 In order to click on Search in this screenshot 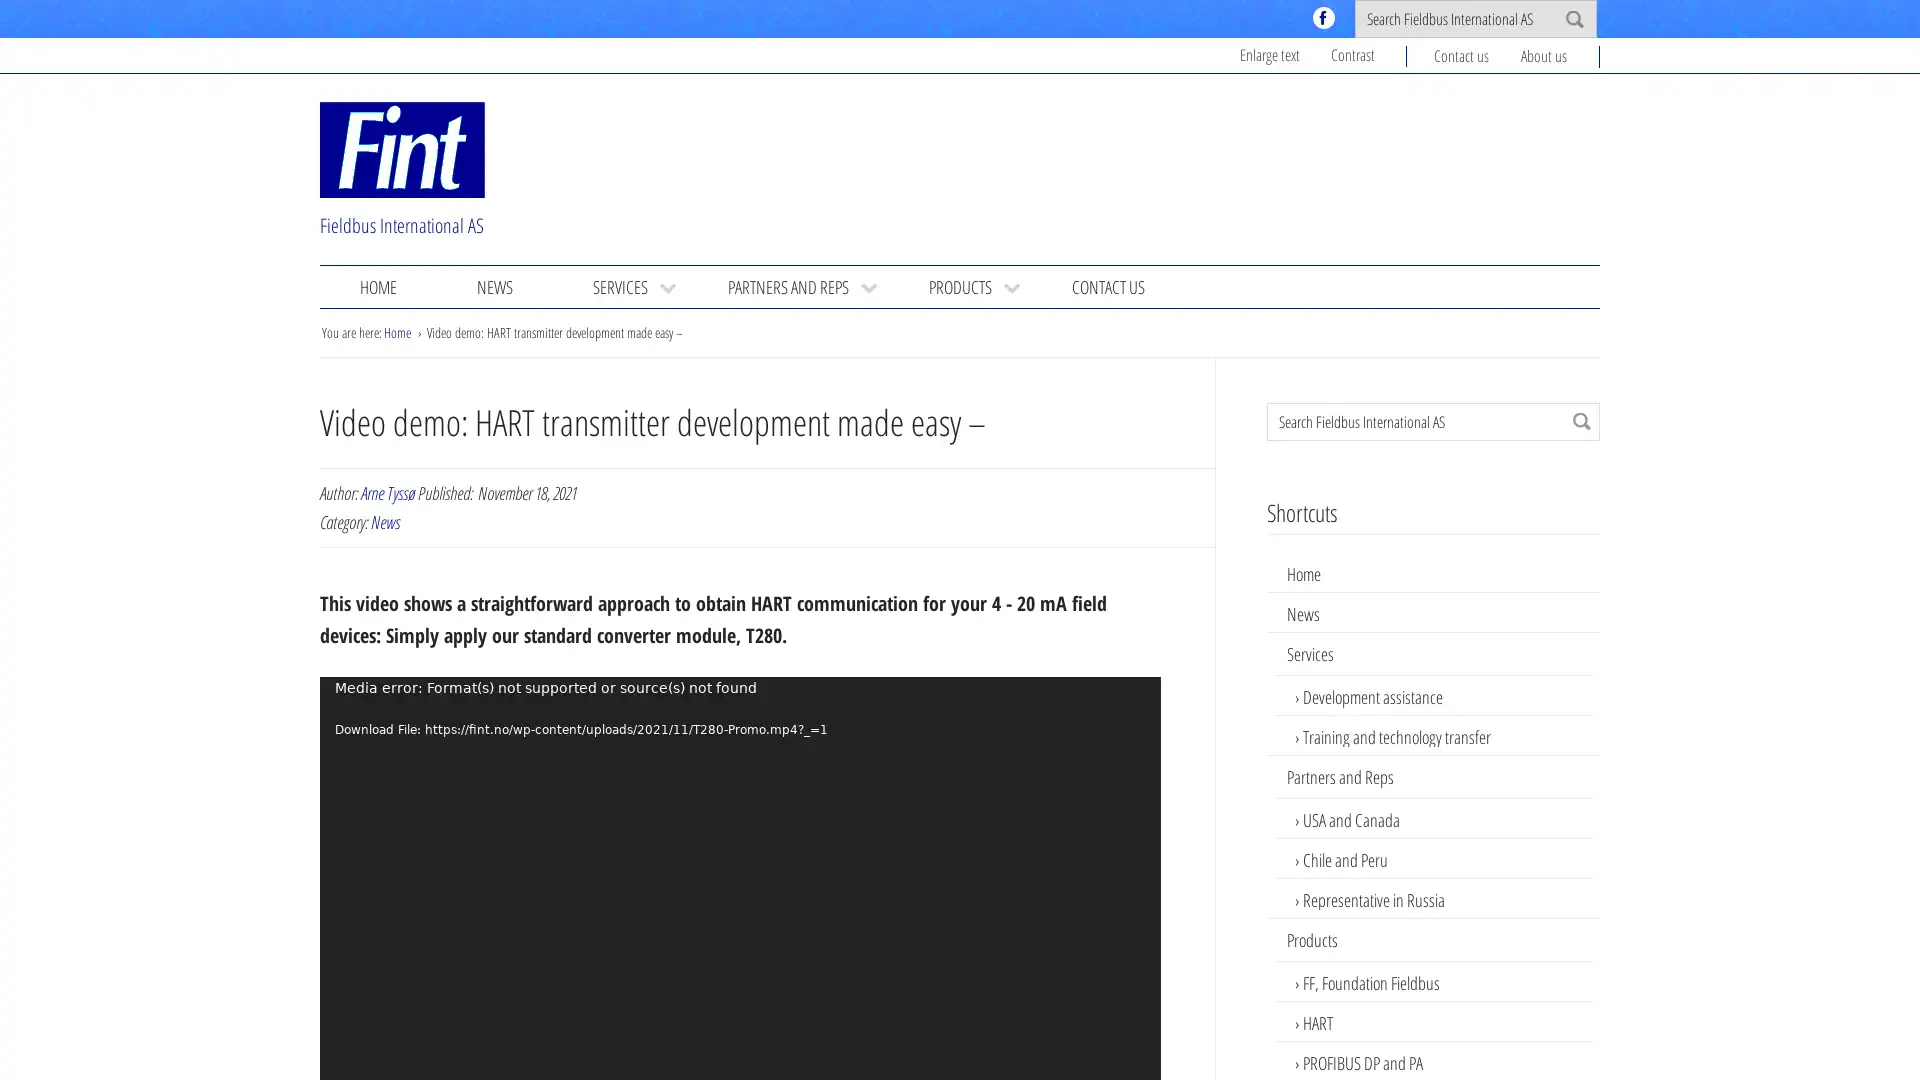, I will do `click(1581, 419)`.